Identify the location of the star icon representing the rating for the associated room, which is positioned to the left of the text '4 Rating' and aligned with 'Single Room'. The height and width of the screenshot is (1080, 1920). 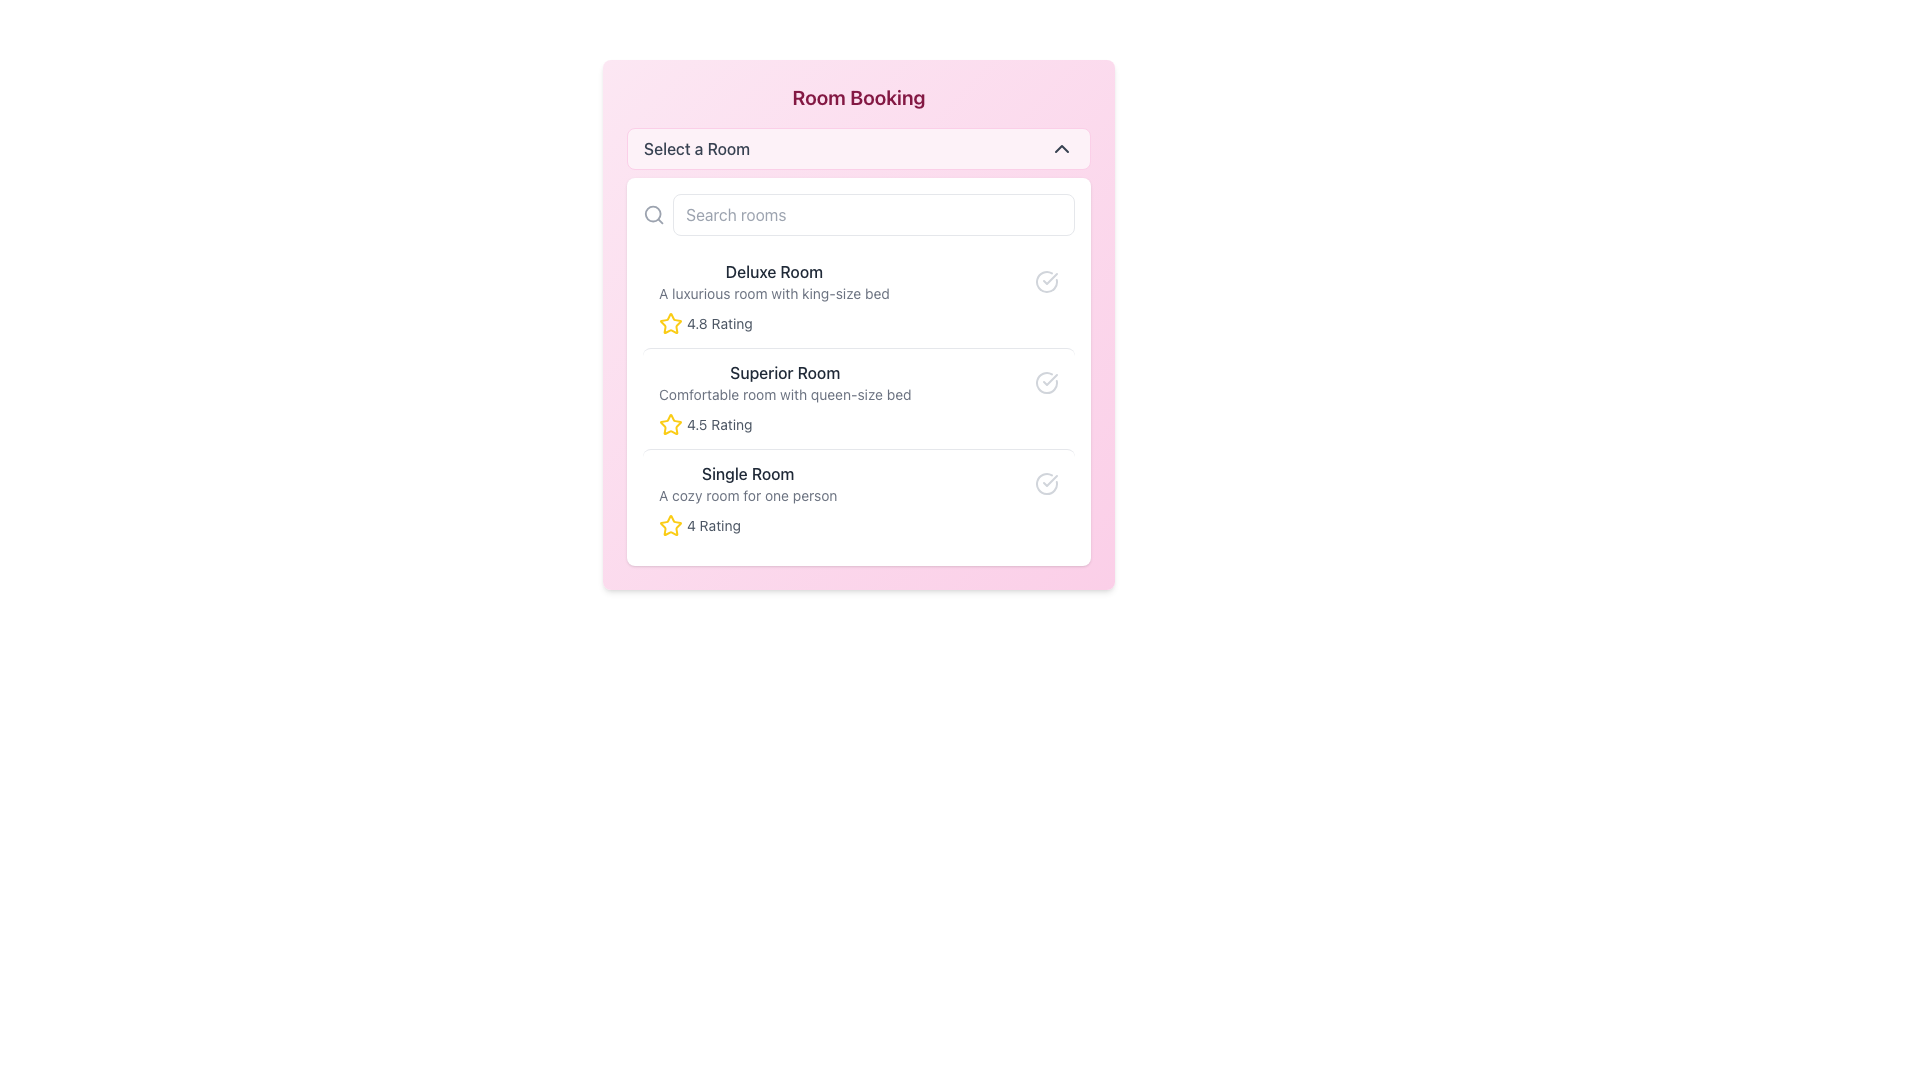
(671, 524).